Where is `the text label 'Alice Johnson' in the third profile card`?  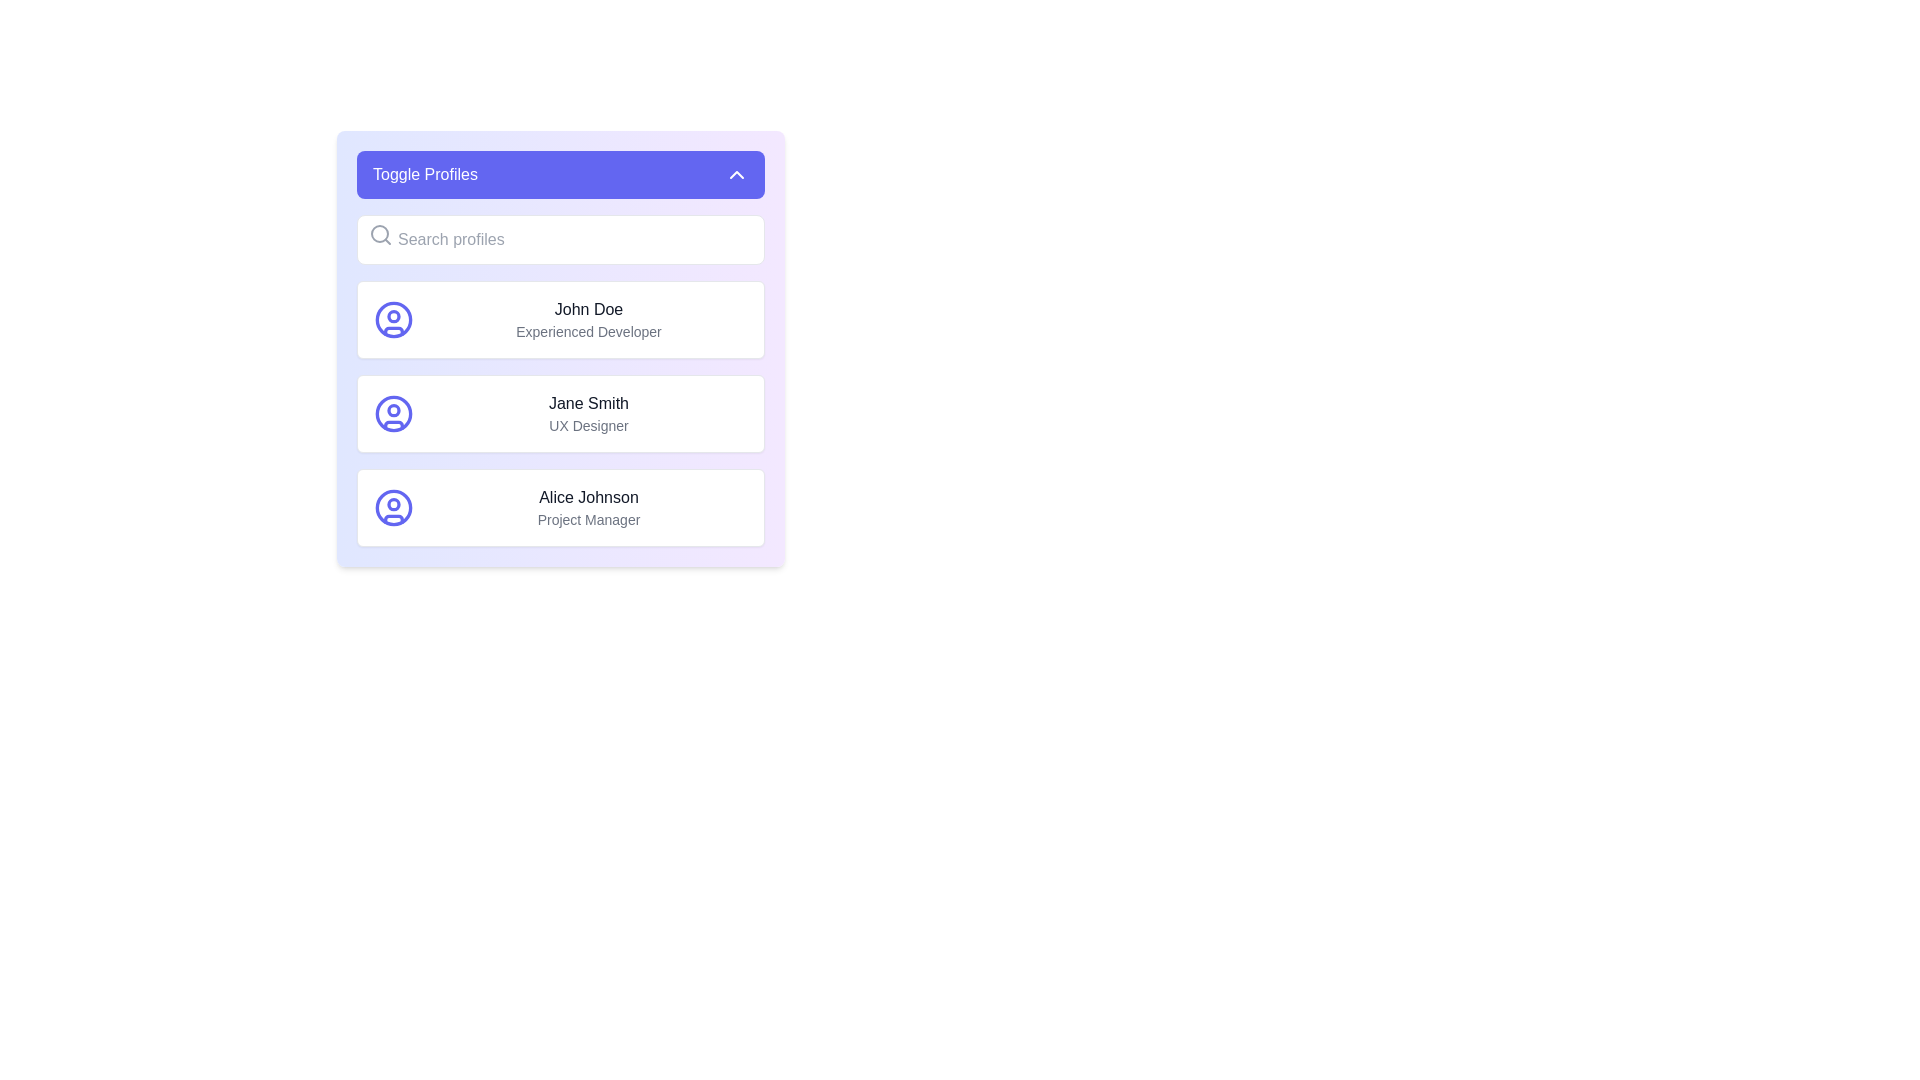 the text label 'Alice Johnson' in the third profile card is located at coordinates (588, 496).